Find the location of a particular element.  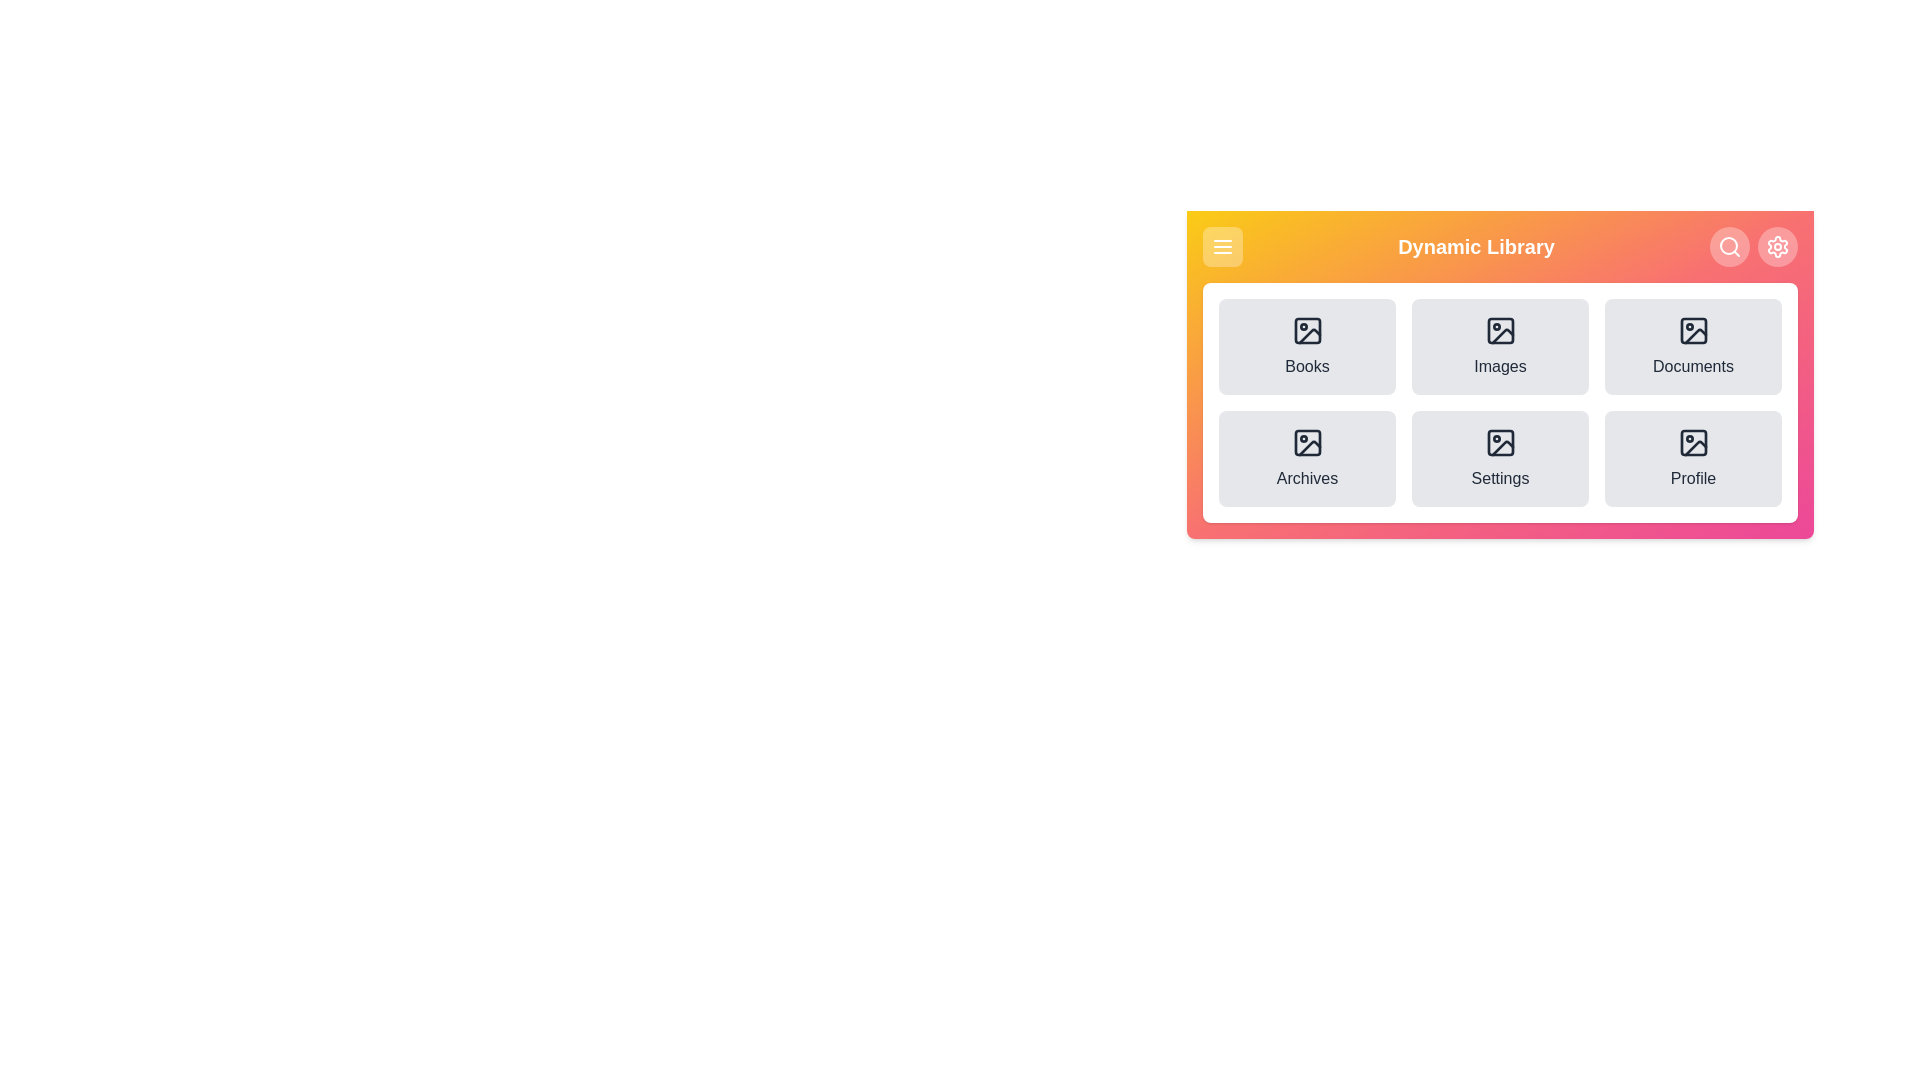

the menu option labeled 'Documents' is located at coordinates (1692, 346).